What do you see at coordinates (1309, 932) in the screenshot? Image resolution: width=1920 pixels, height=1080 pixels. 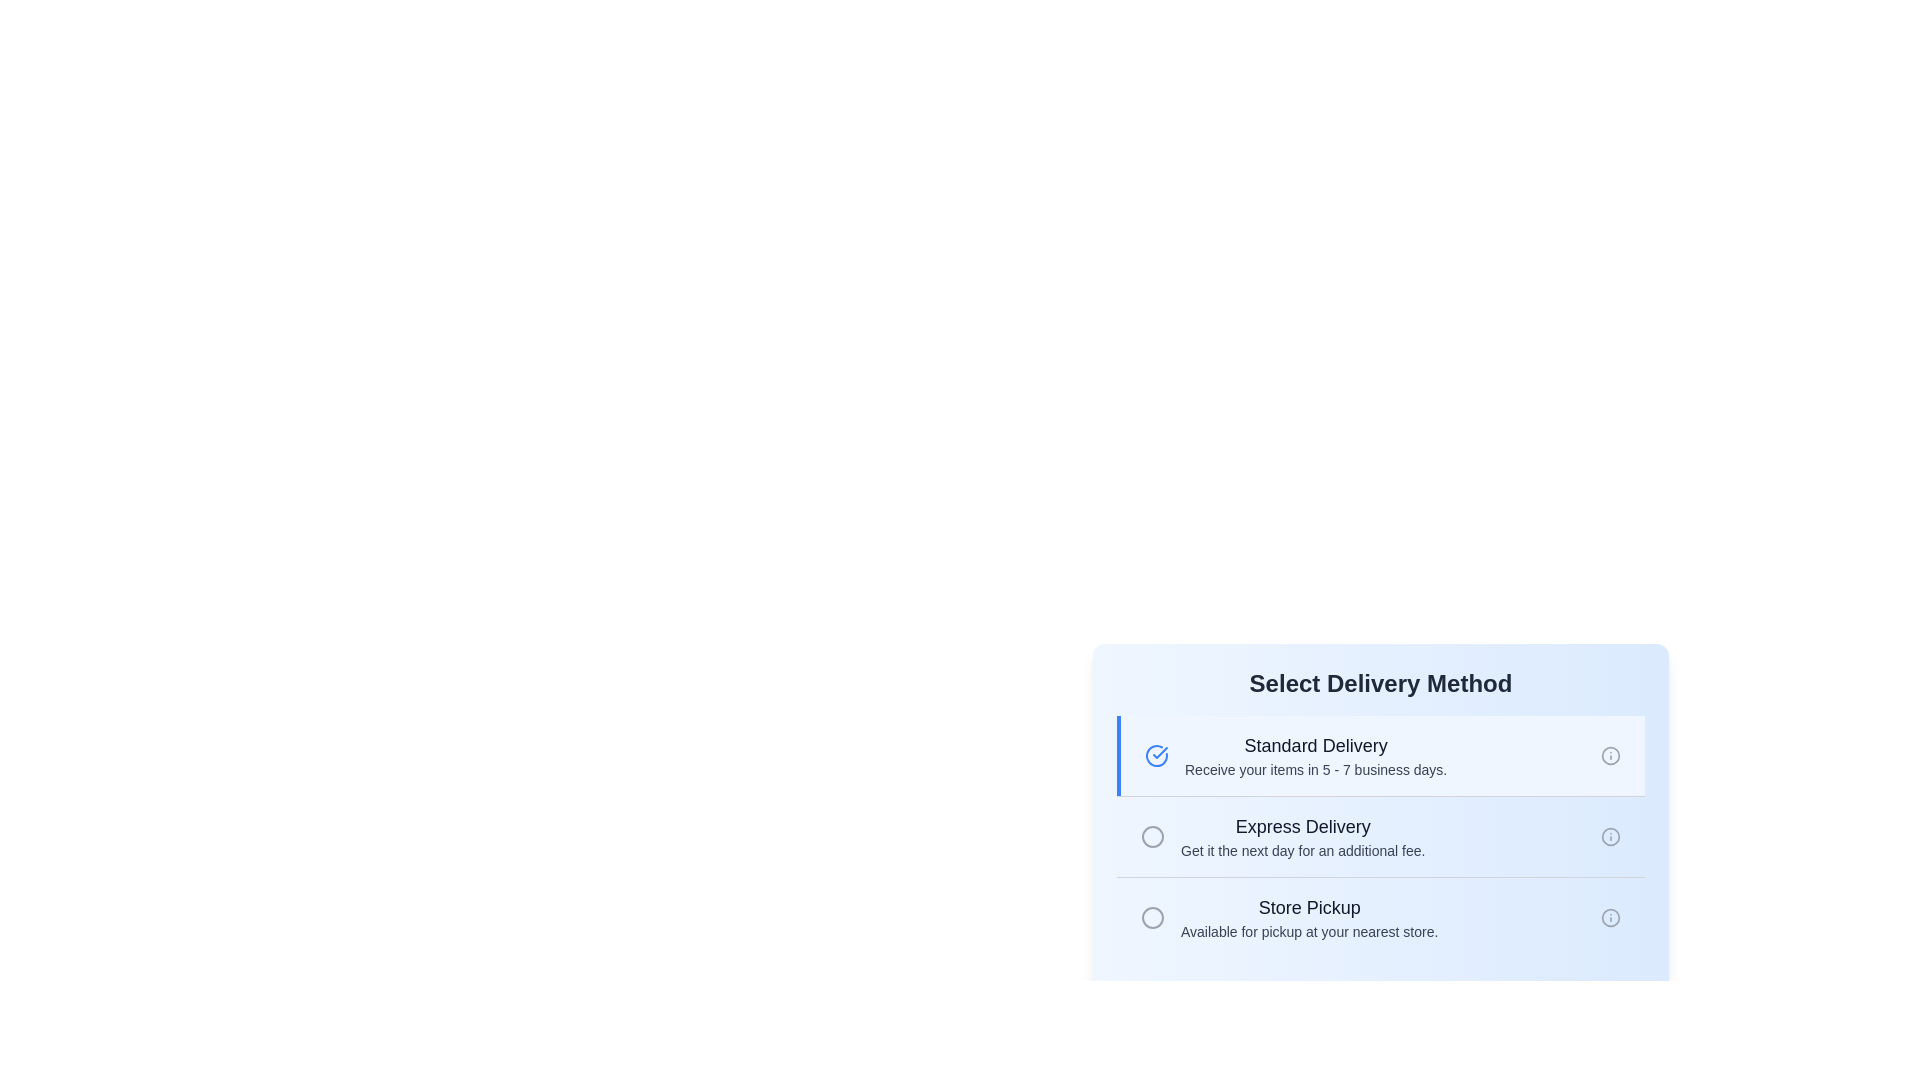 I see `the text label providing additional information about the 'Store Pickup' option, located directly below the bolded 'Store Pickup' text` at bounding box center [1309, 932].